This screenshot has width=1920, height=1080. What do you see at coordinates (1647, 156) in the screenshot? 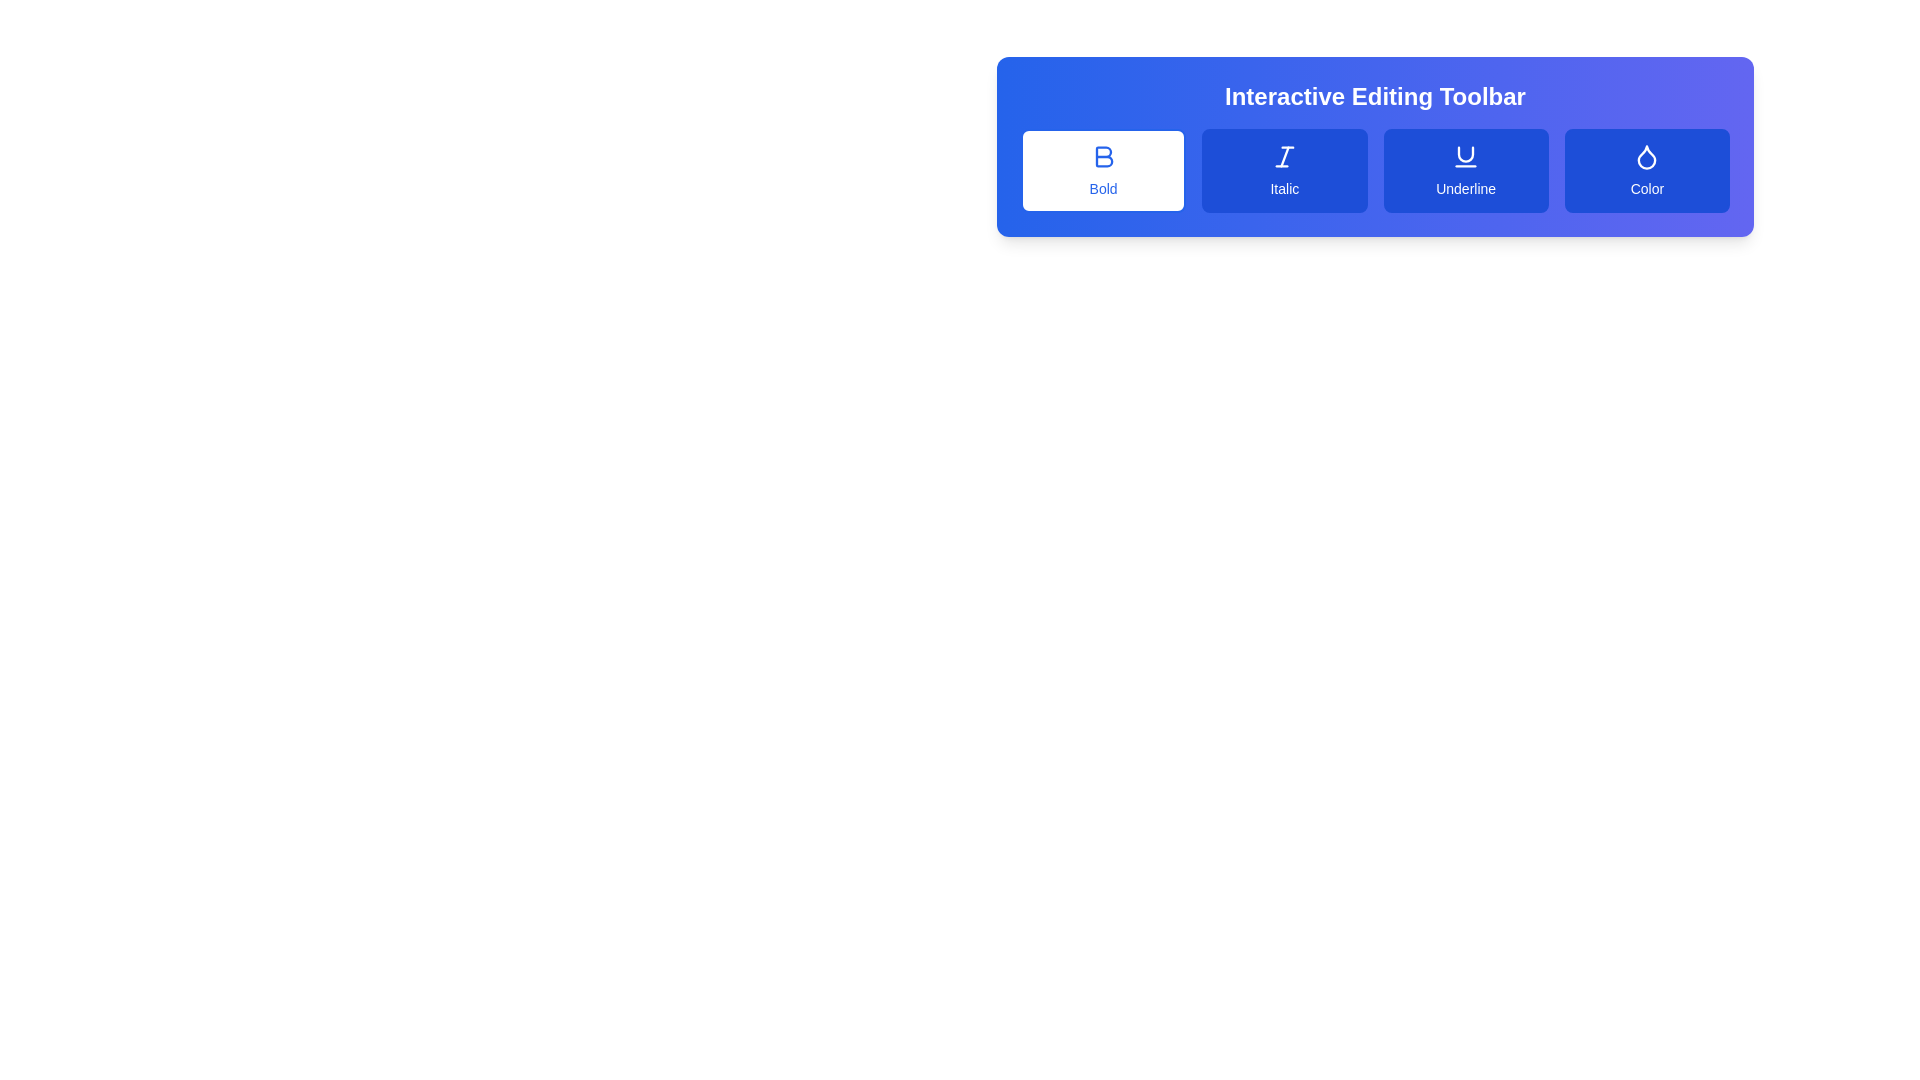
I see `the waterdrop-shaped icon with a blue fill located at the far right of the toolbar` at bounding box center [1647, 156].